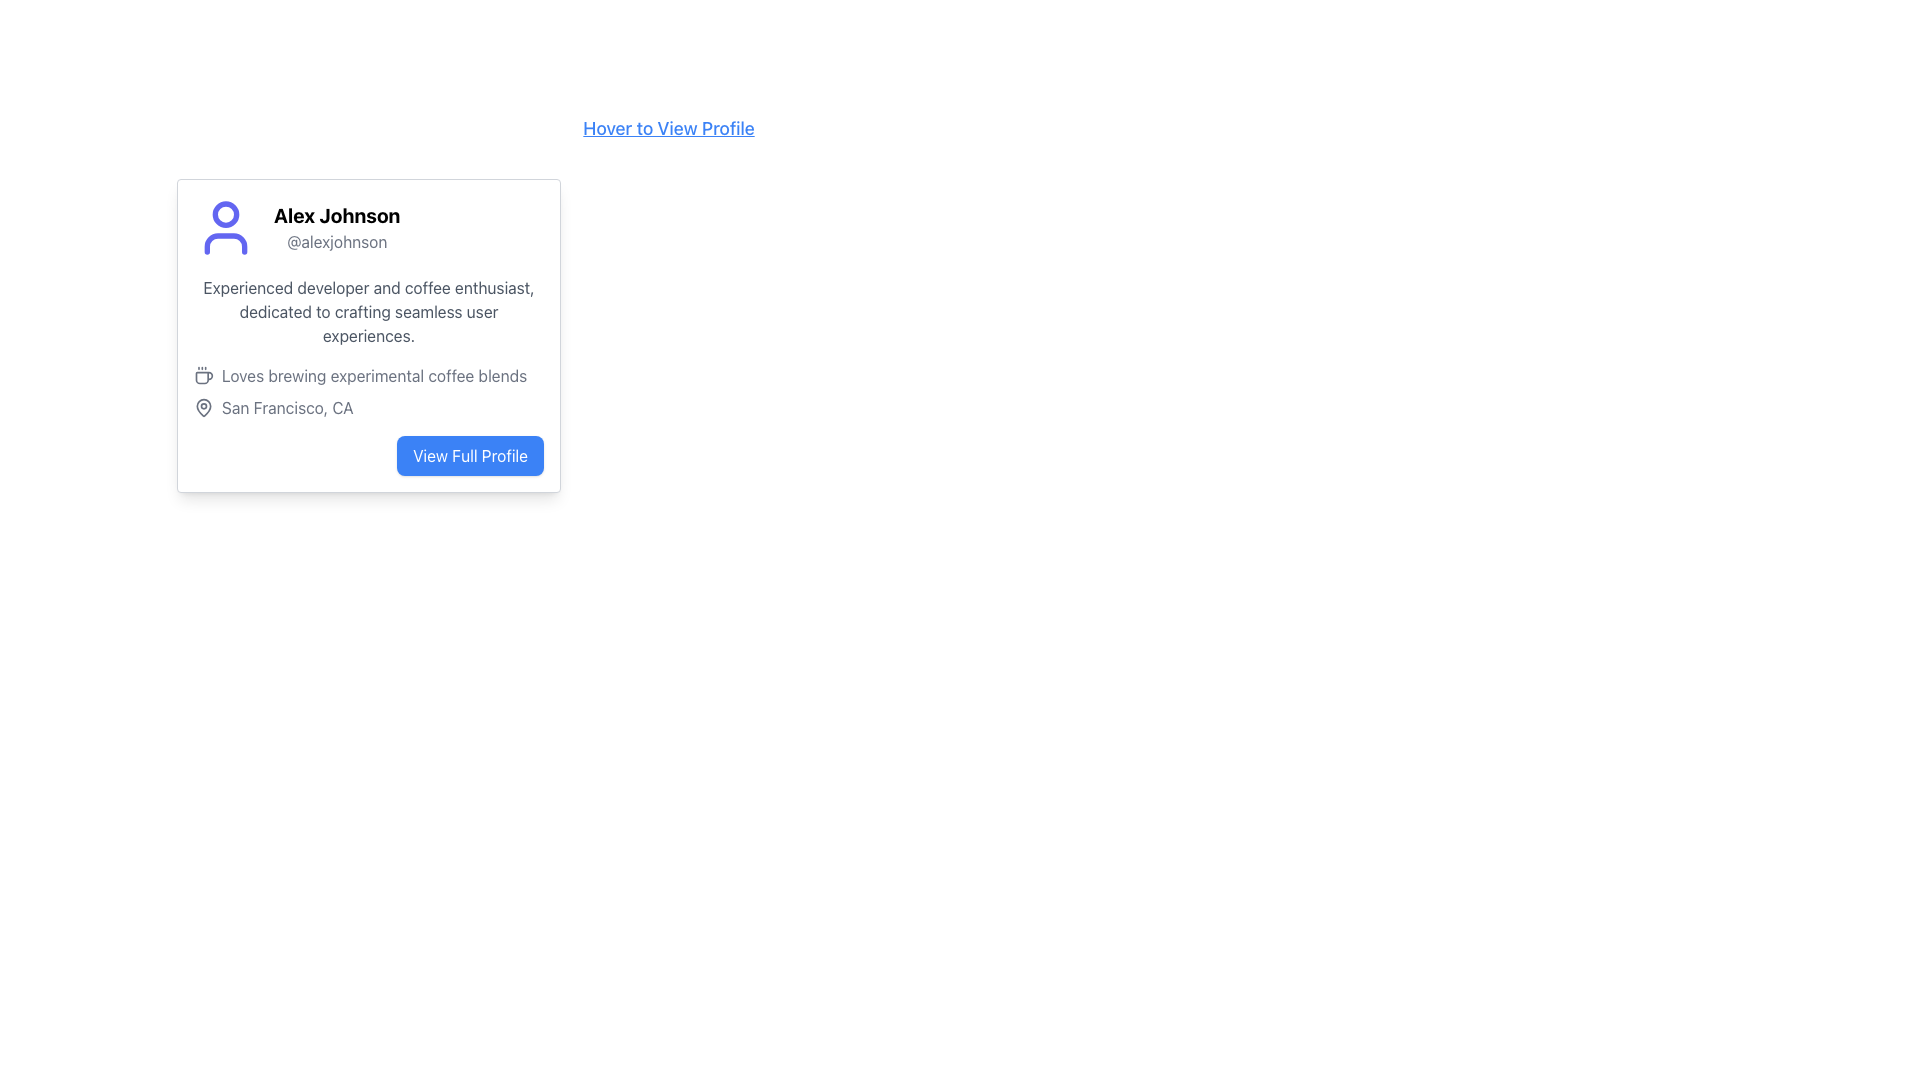  I want to click on the Profile Header with Icon and Text, which includes the profile picture, the name 'Alex Johnson', and the username '@alexjohnson', so click(369, 226).